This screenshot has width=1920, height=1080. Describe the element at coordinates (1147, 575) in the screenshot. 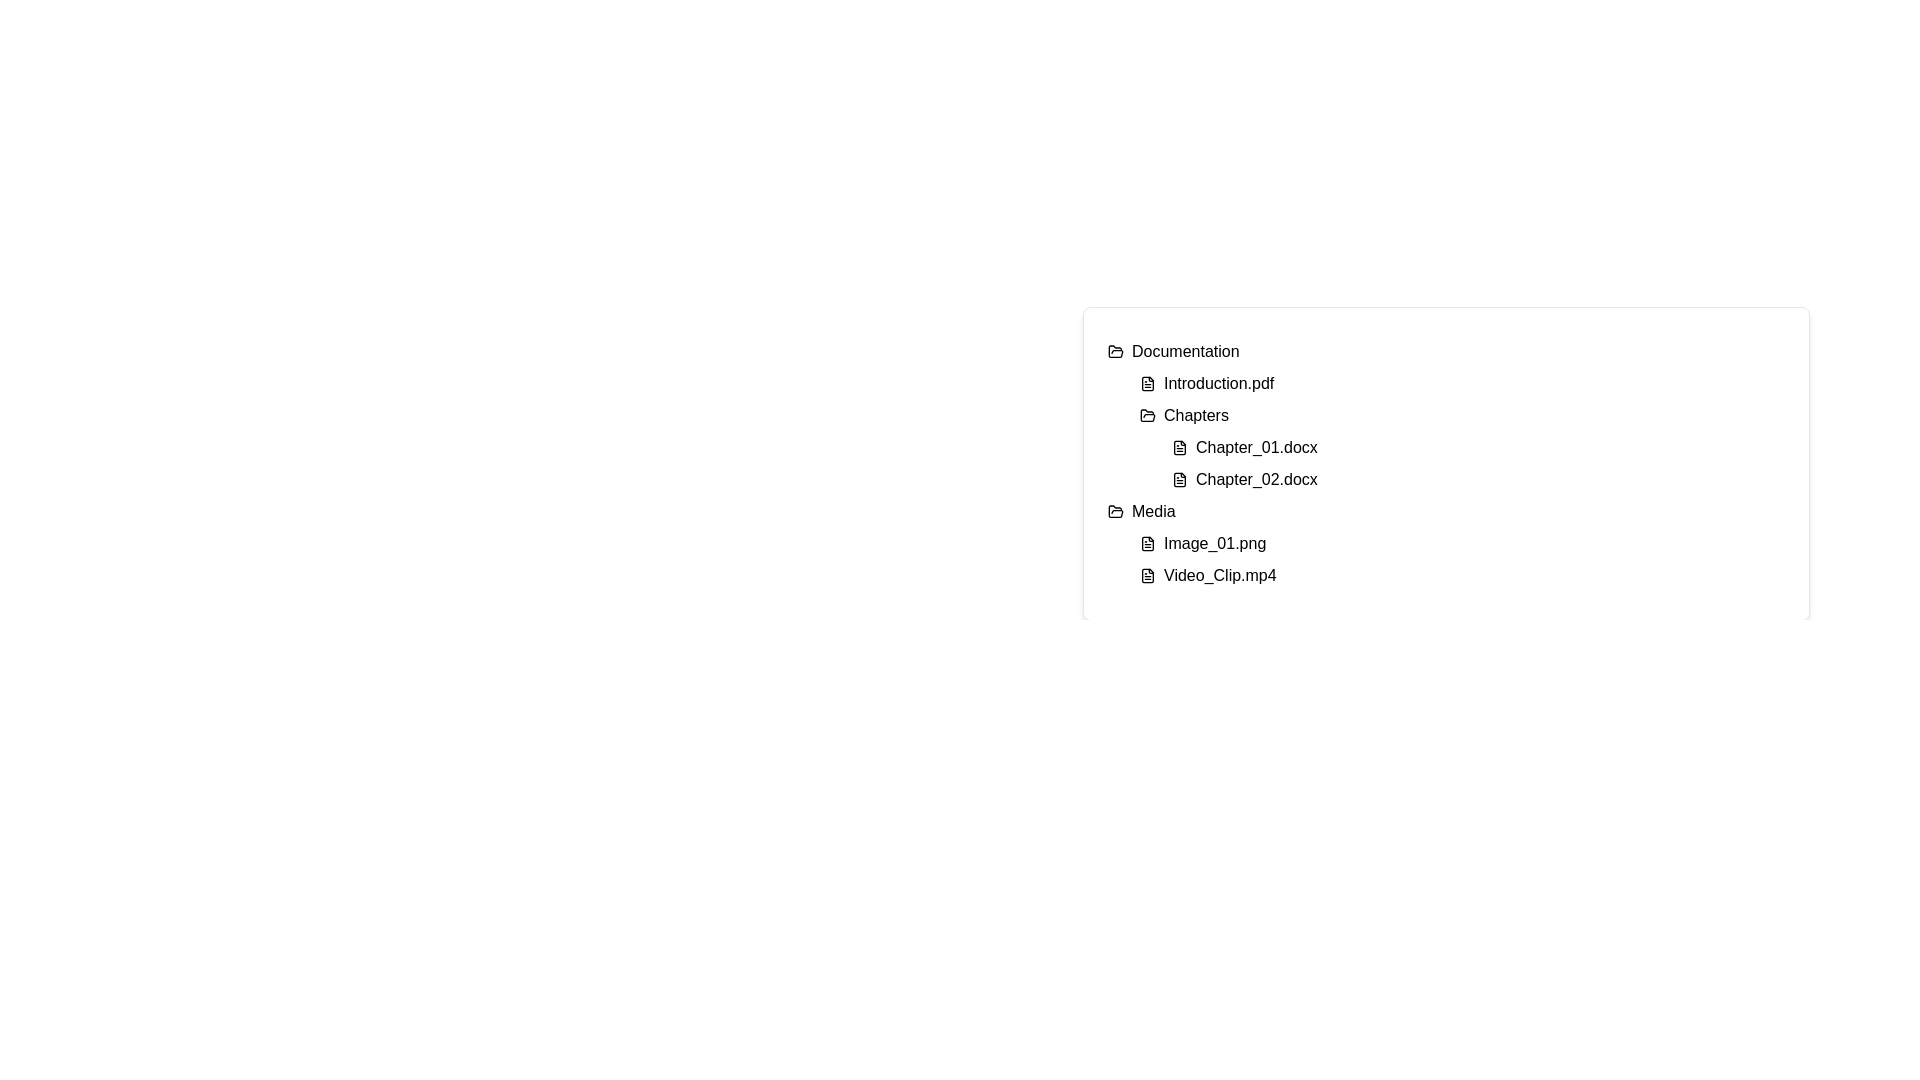

I see `the document icon represented by a rectangular vector graphic with a folded top corner, located in the right panel of the file structure view` at that location.